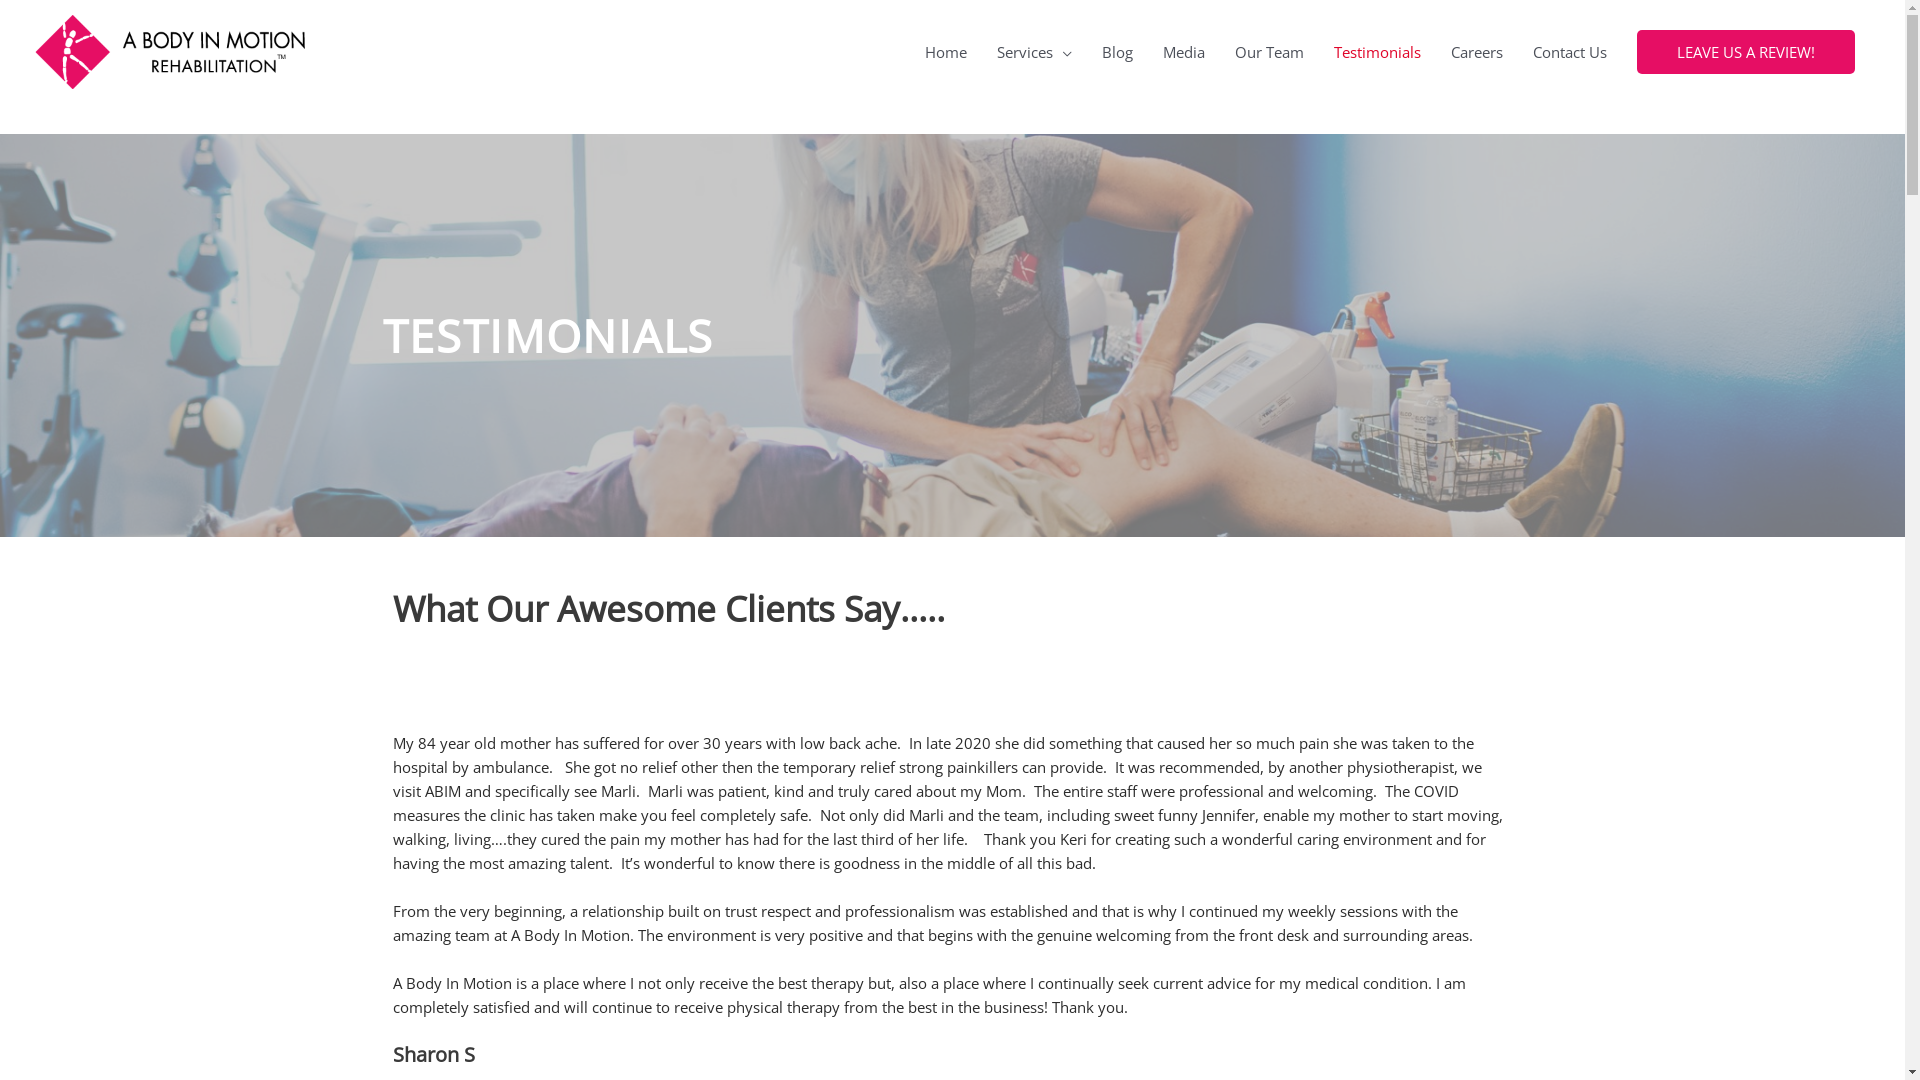 Image resolution: width=1920 pixels, height=1080 pixels. What do you see at coordinates (1745, 50) in the screenshot?
I see `'LEAVE US A REVIEW!'` at bounding box center [1745, 50].